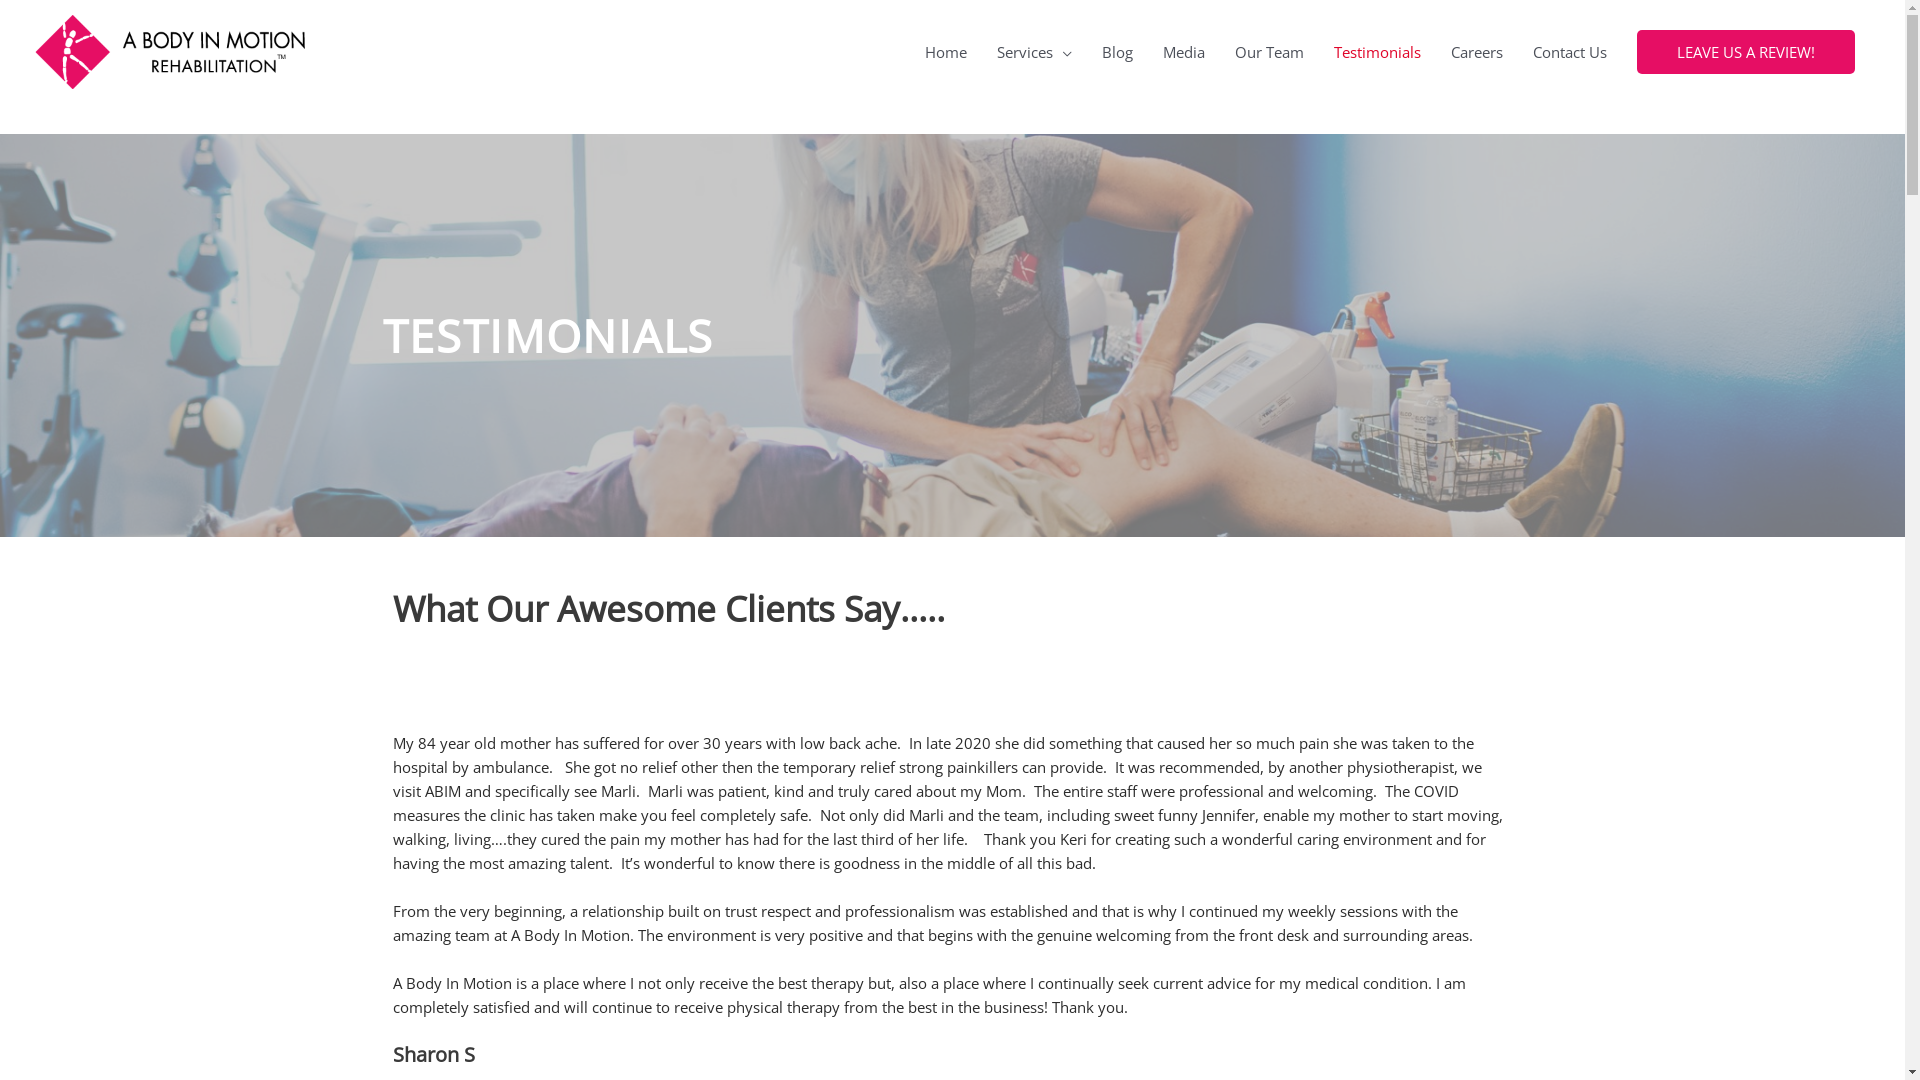 Image resolution: width=1920 pixels, height=1080 pixels. What do you see at coordinates (1745, 50) in the screenshot?
I see `'LEAVE US A REVIEW!'` at bounding box center [1745, 50].